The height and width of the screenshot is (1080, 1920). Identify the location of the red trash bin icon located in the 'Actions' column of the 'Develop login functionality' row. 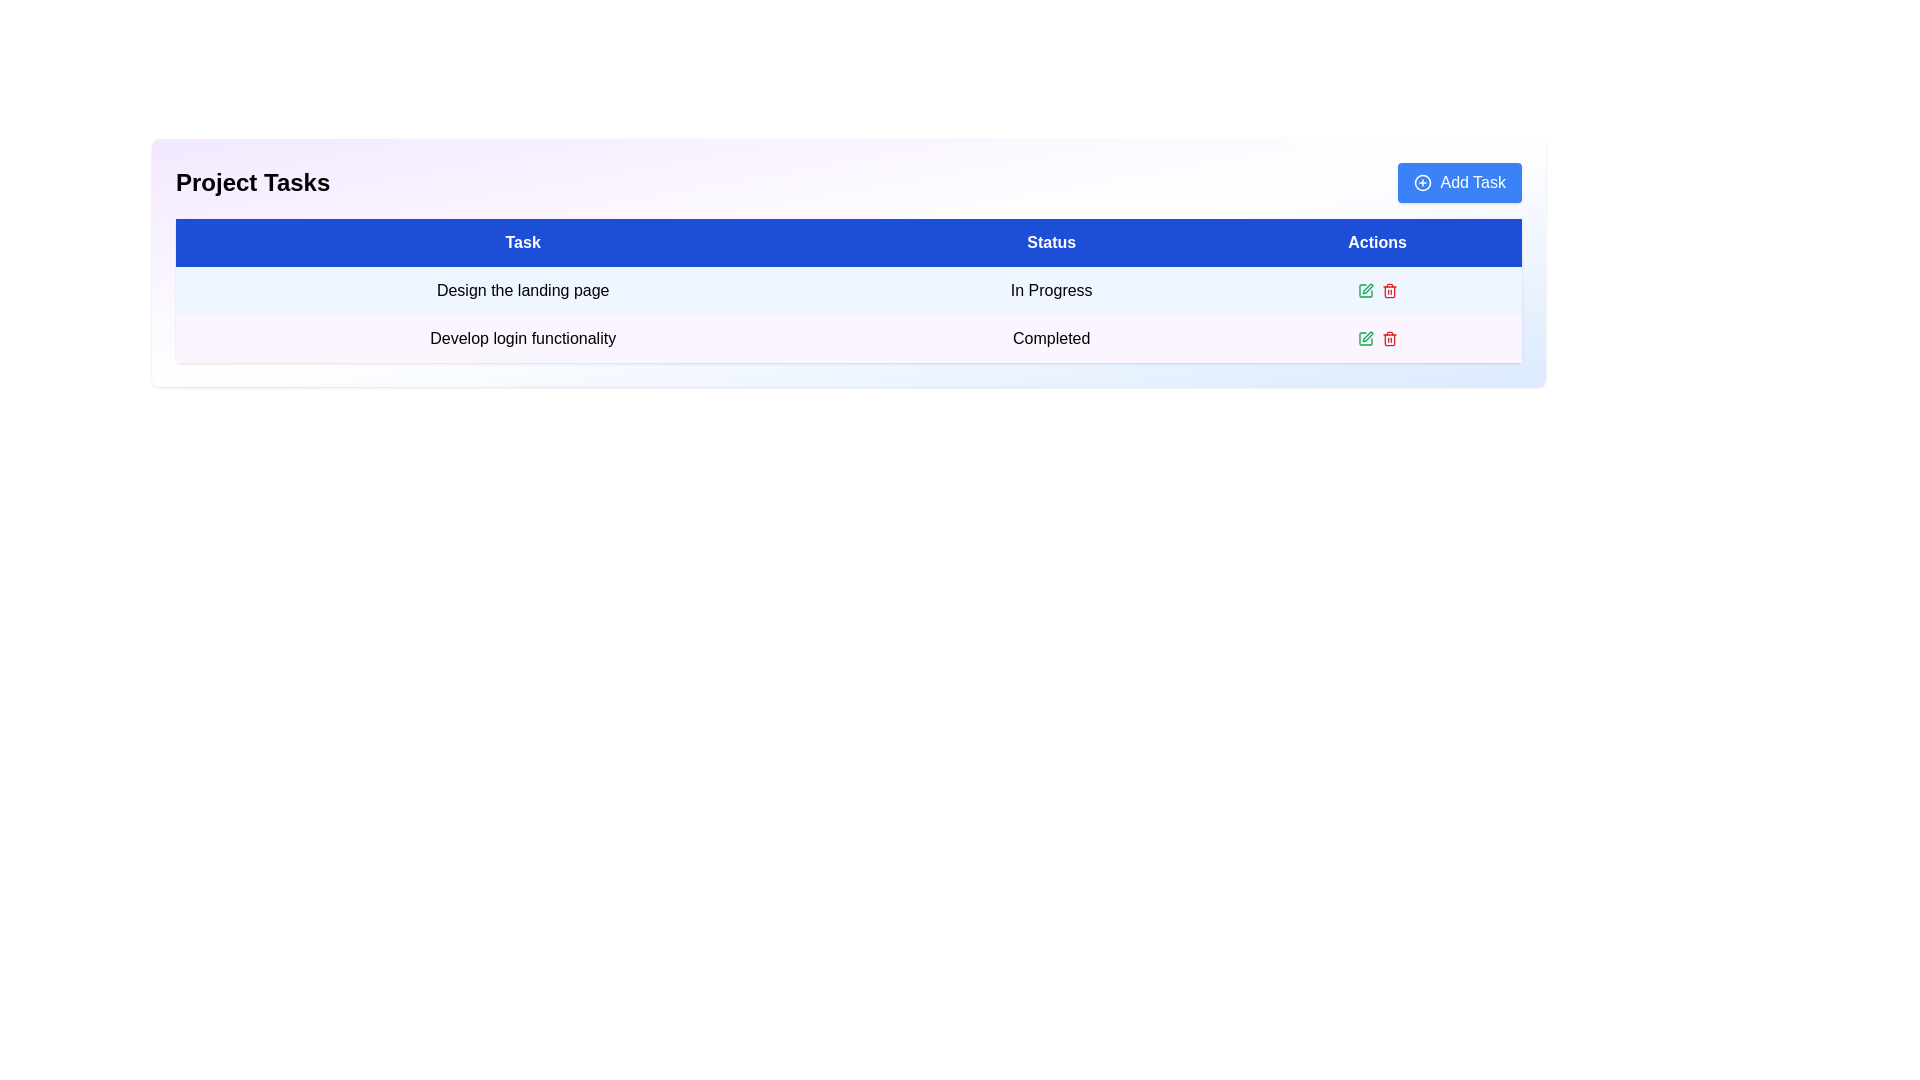
(1388, 338).